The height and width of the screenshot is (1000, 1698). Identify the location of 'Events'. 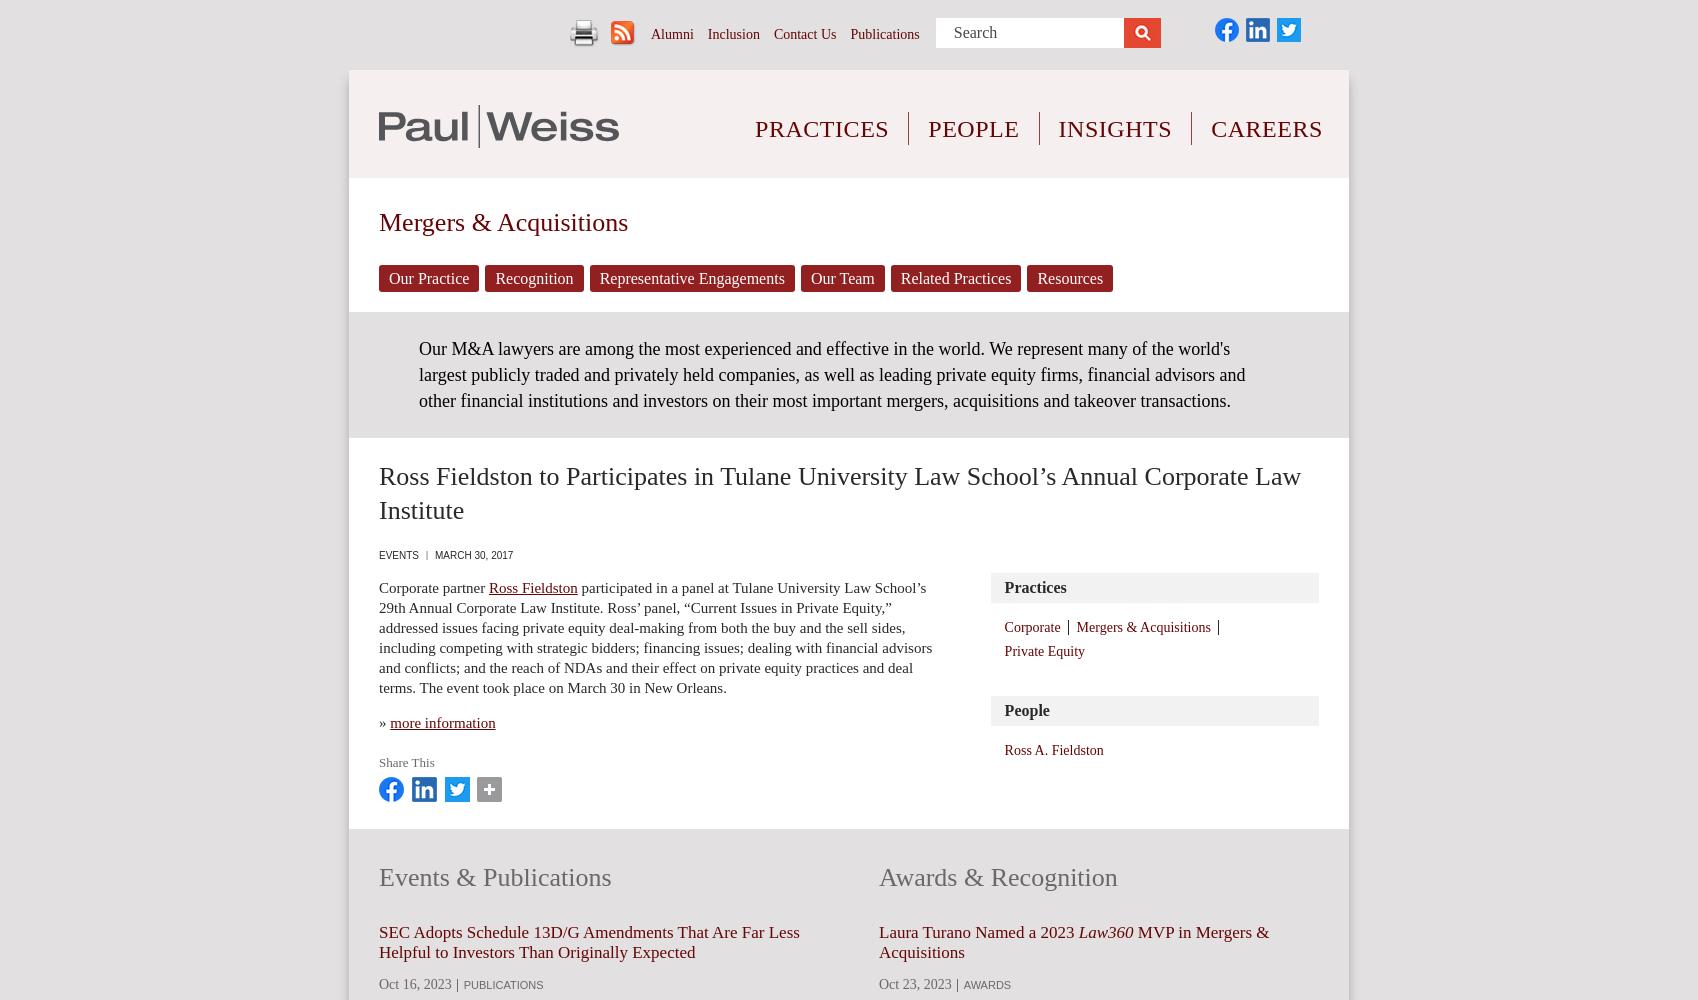
(399, 555).